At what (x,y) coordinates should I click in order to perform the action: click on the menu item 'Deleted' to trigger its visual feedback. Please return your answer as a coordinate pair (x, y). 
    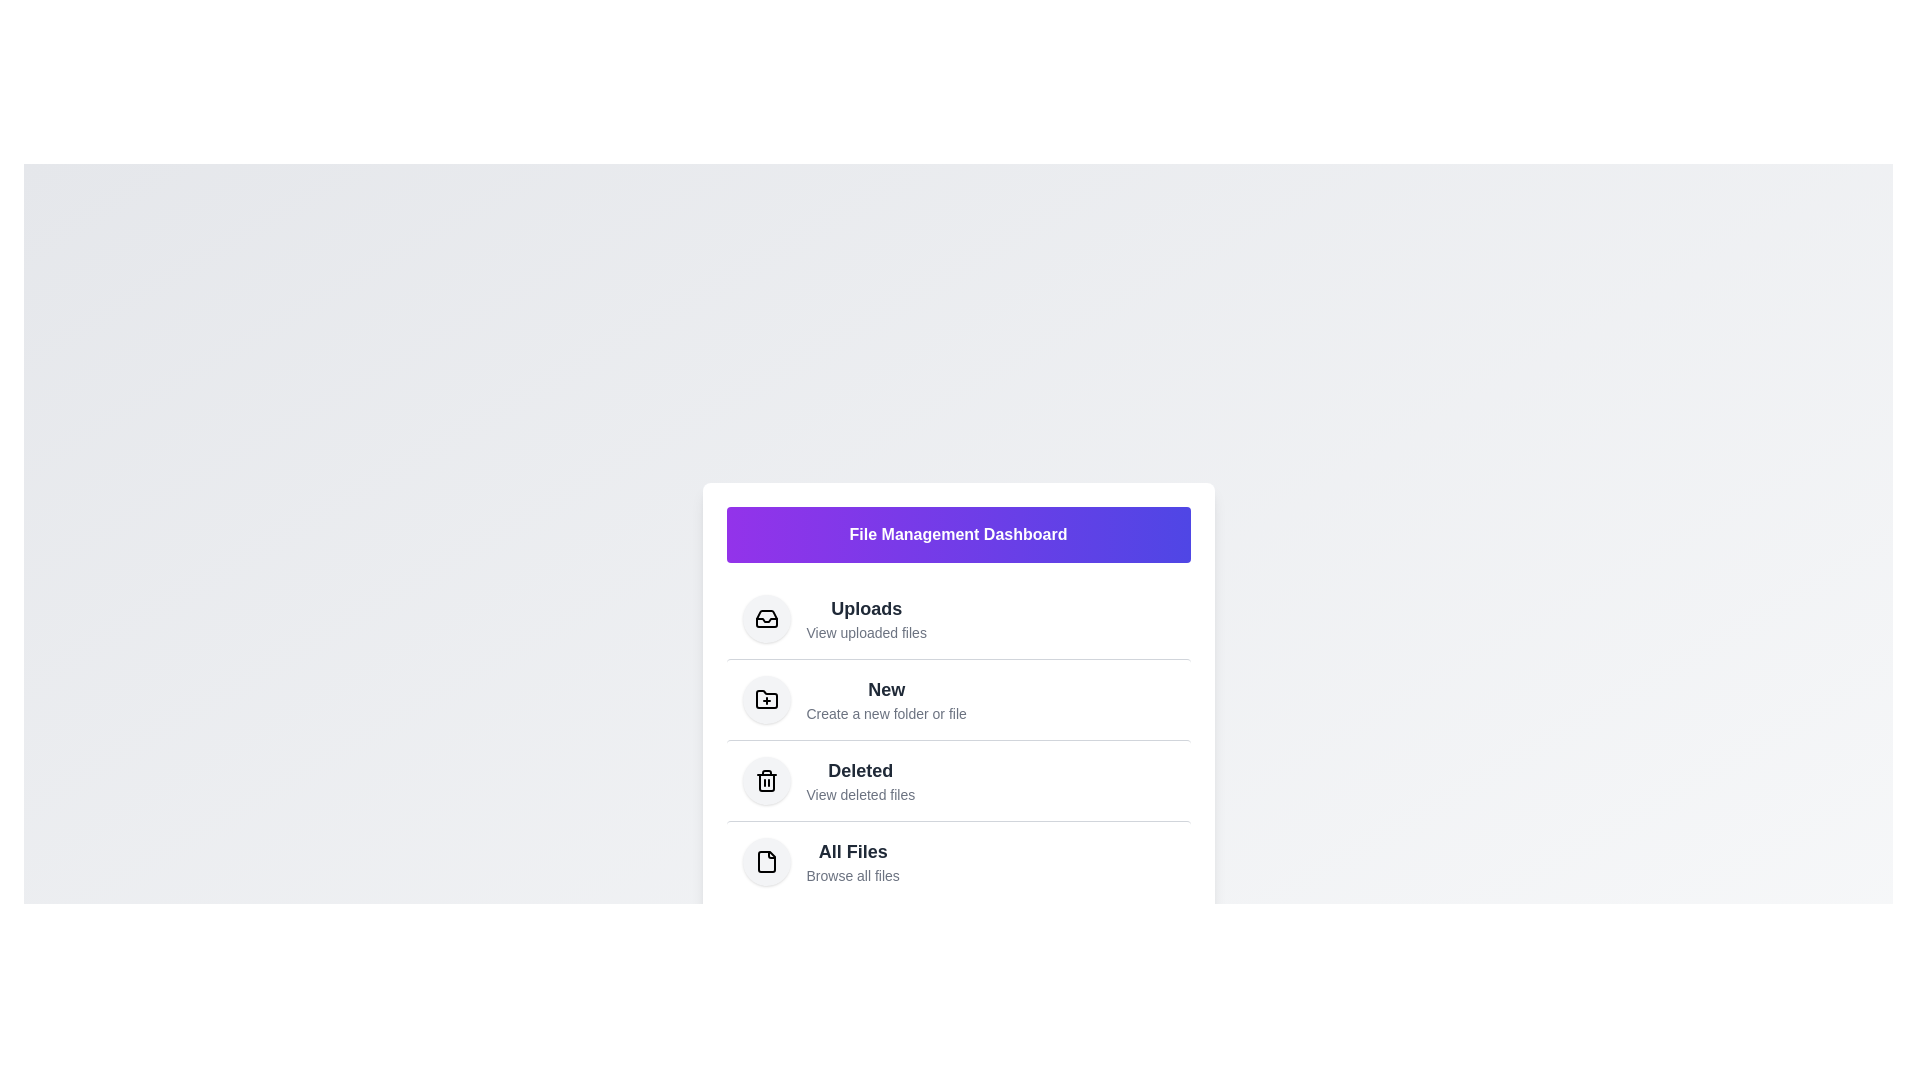
    Looking at the image, I should click on (957, 778).